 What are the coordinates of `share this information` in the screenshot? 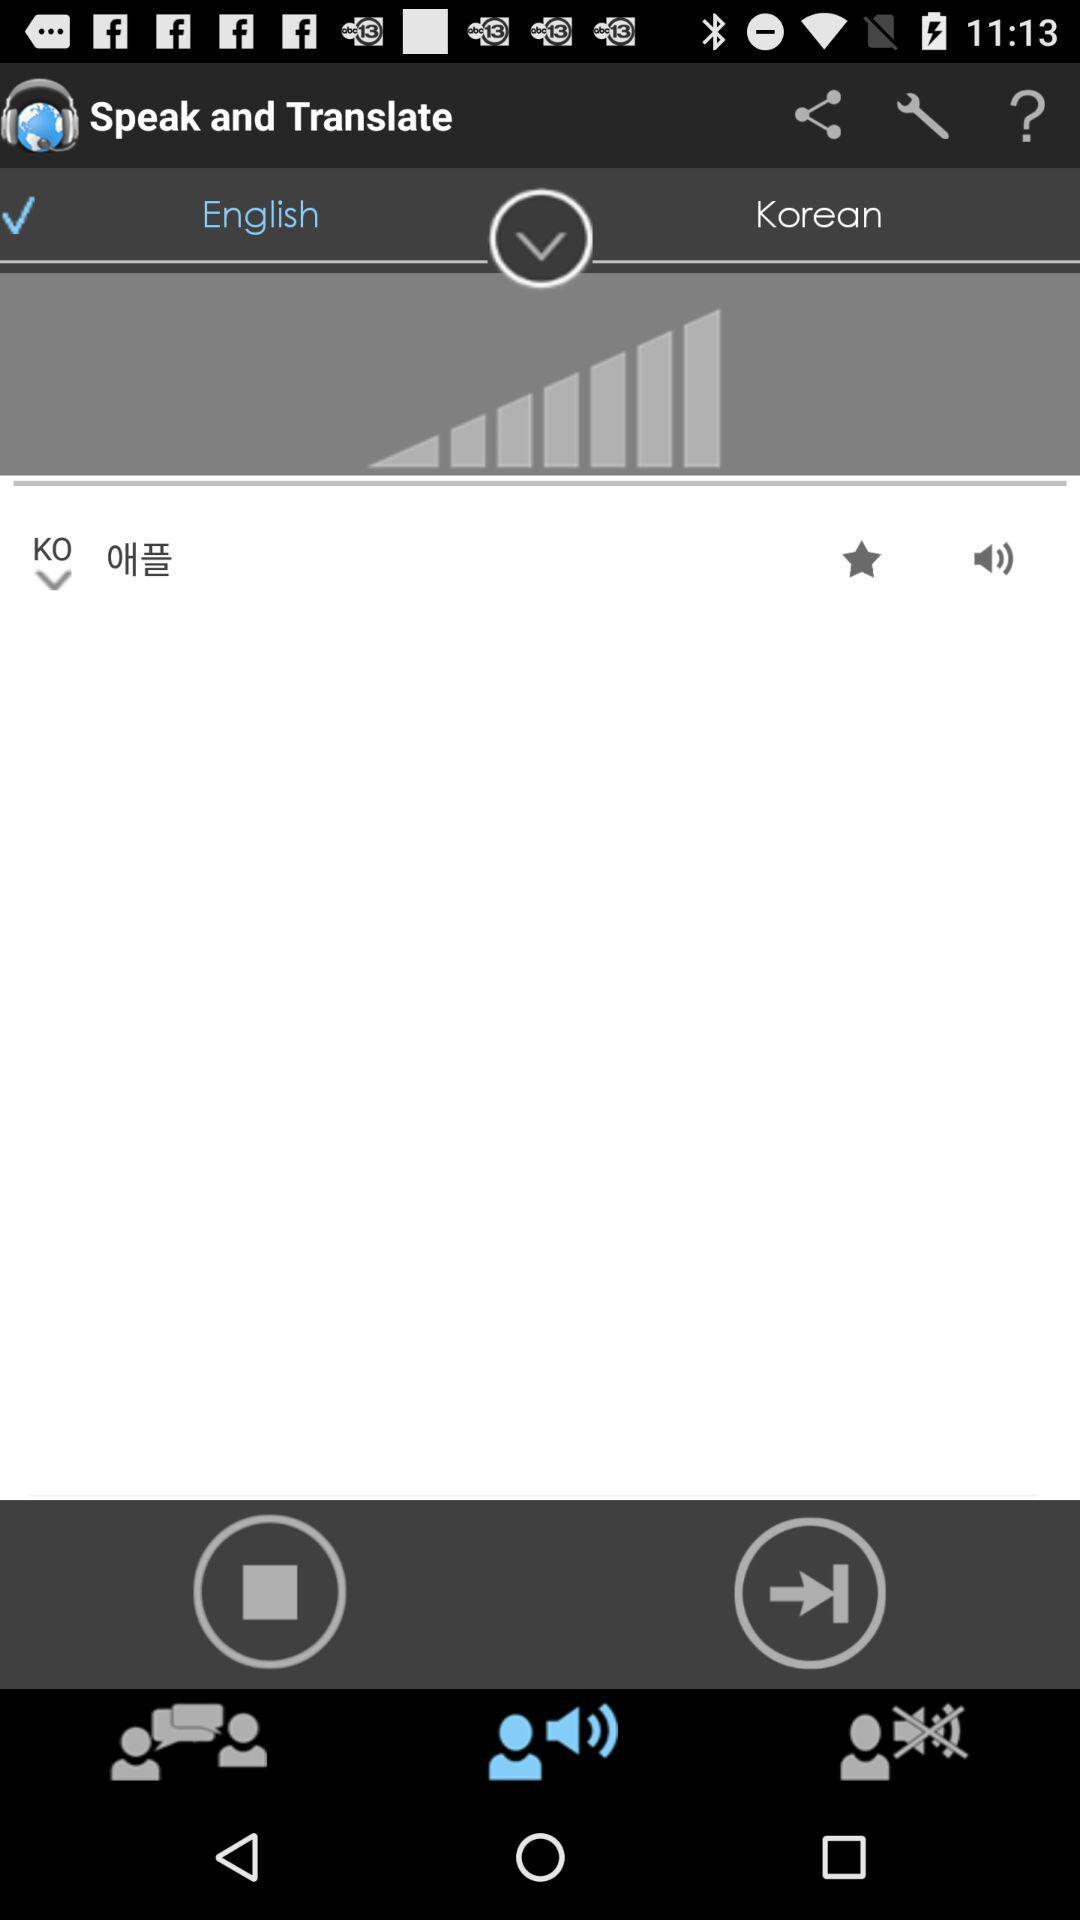 It's located at (817, 114).